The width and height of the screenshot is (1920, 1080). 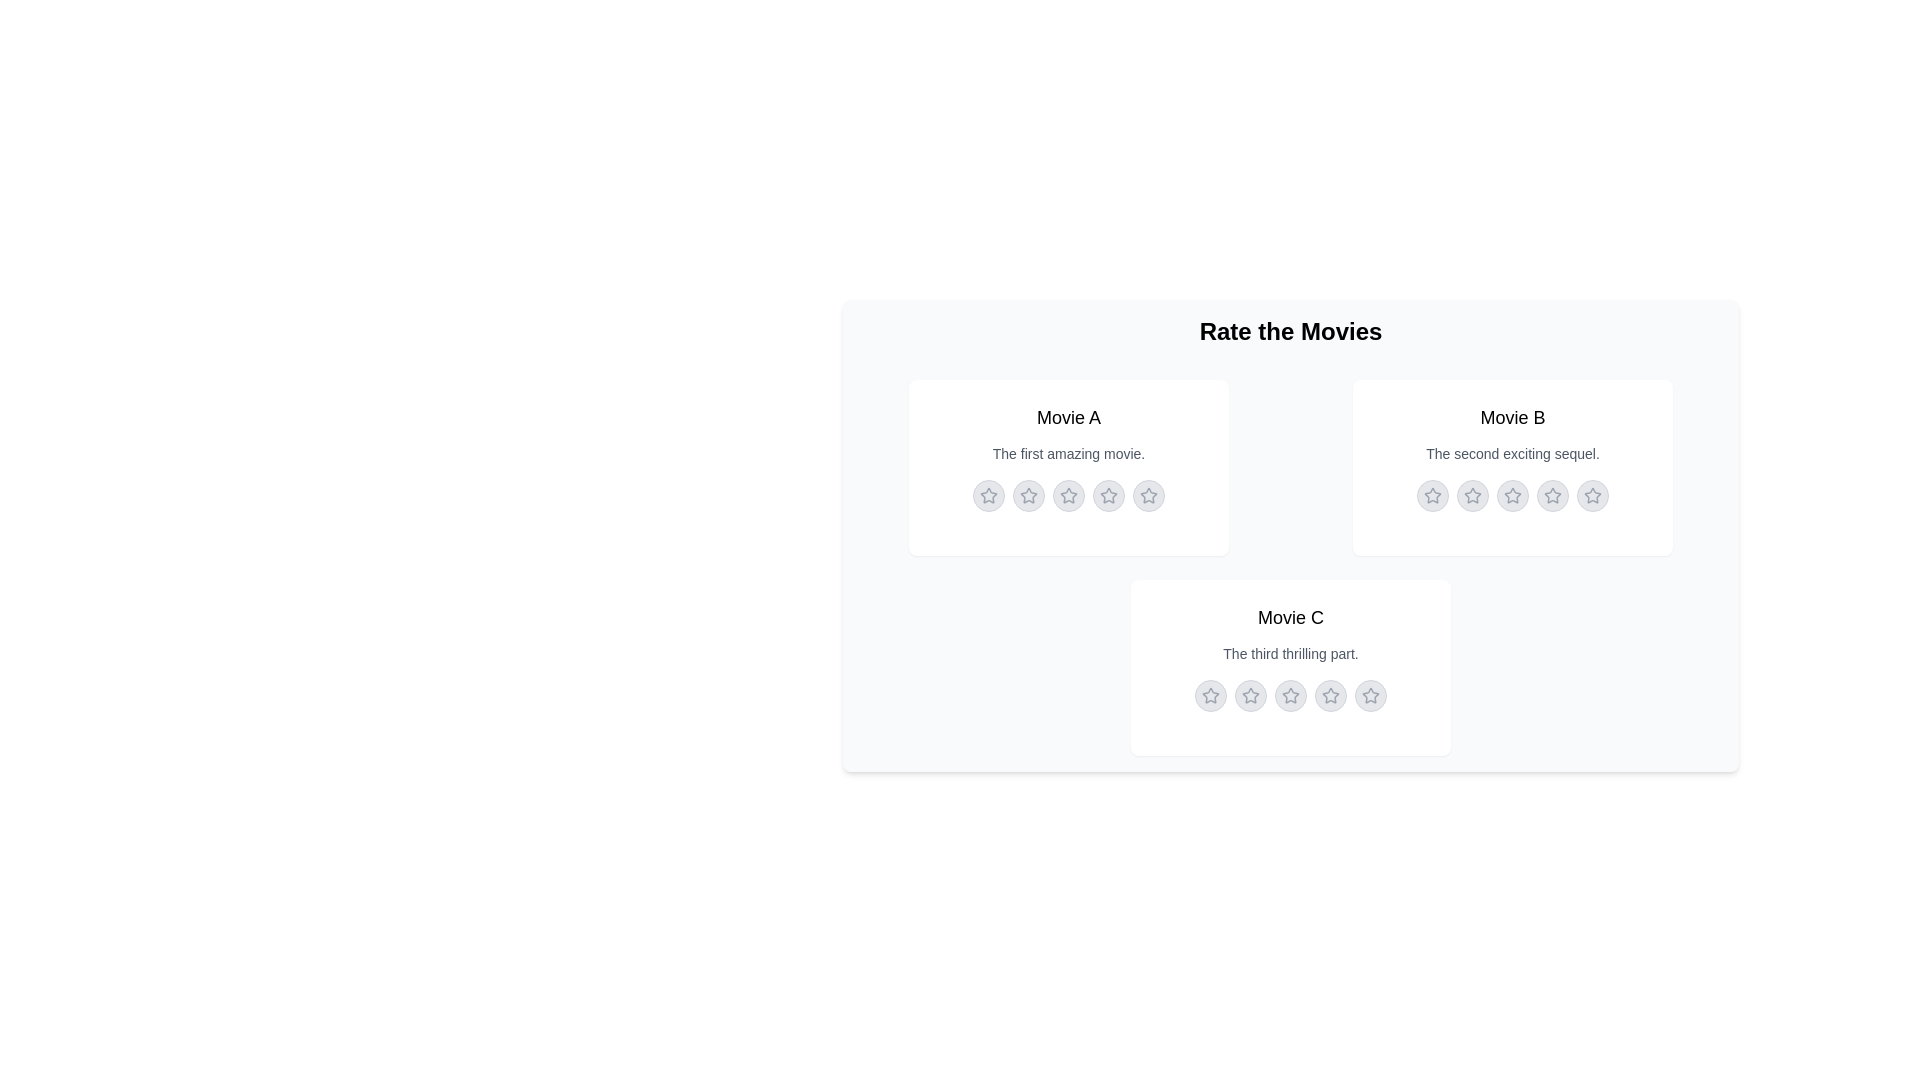 What do you see at coordinates (1473, 495) in the screenshot?
I see `the second clickable rating star icon in the rating section of 'Movie B'` at bounding box center [1473, 495].